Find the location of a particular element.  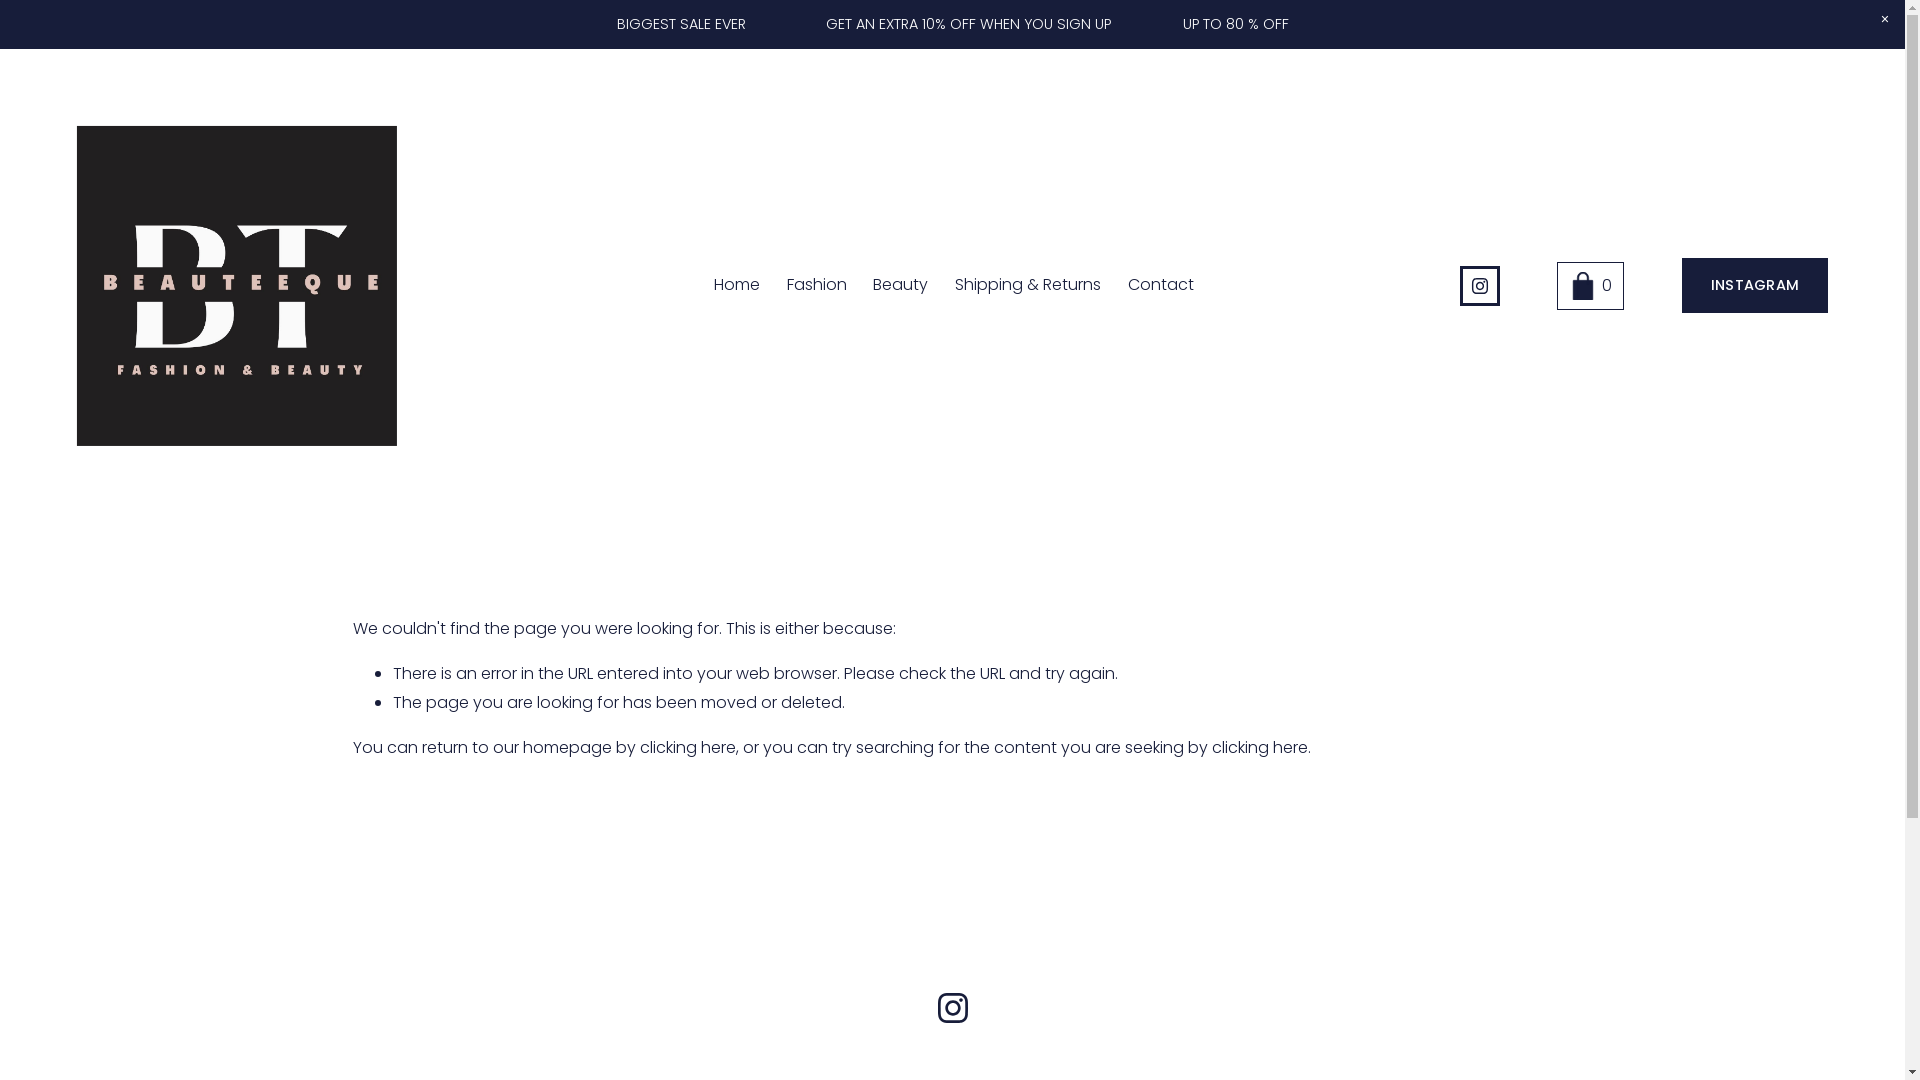

'clicking here' is located at coordinates (1210, 747).